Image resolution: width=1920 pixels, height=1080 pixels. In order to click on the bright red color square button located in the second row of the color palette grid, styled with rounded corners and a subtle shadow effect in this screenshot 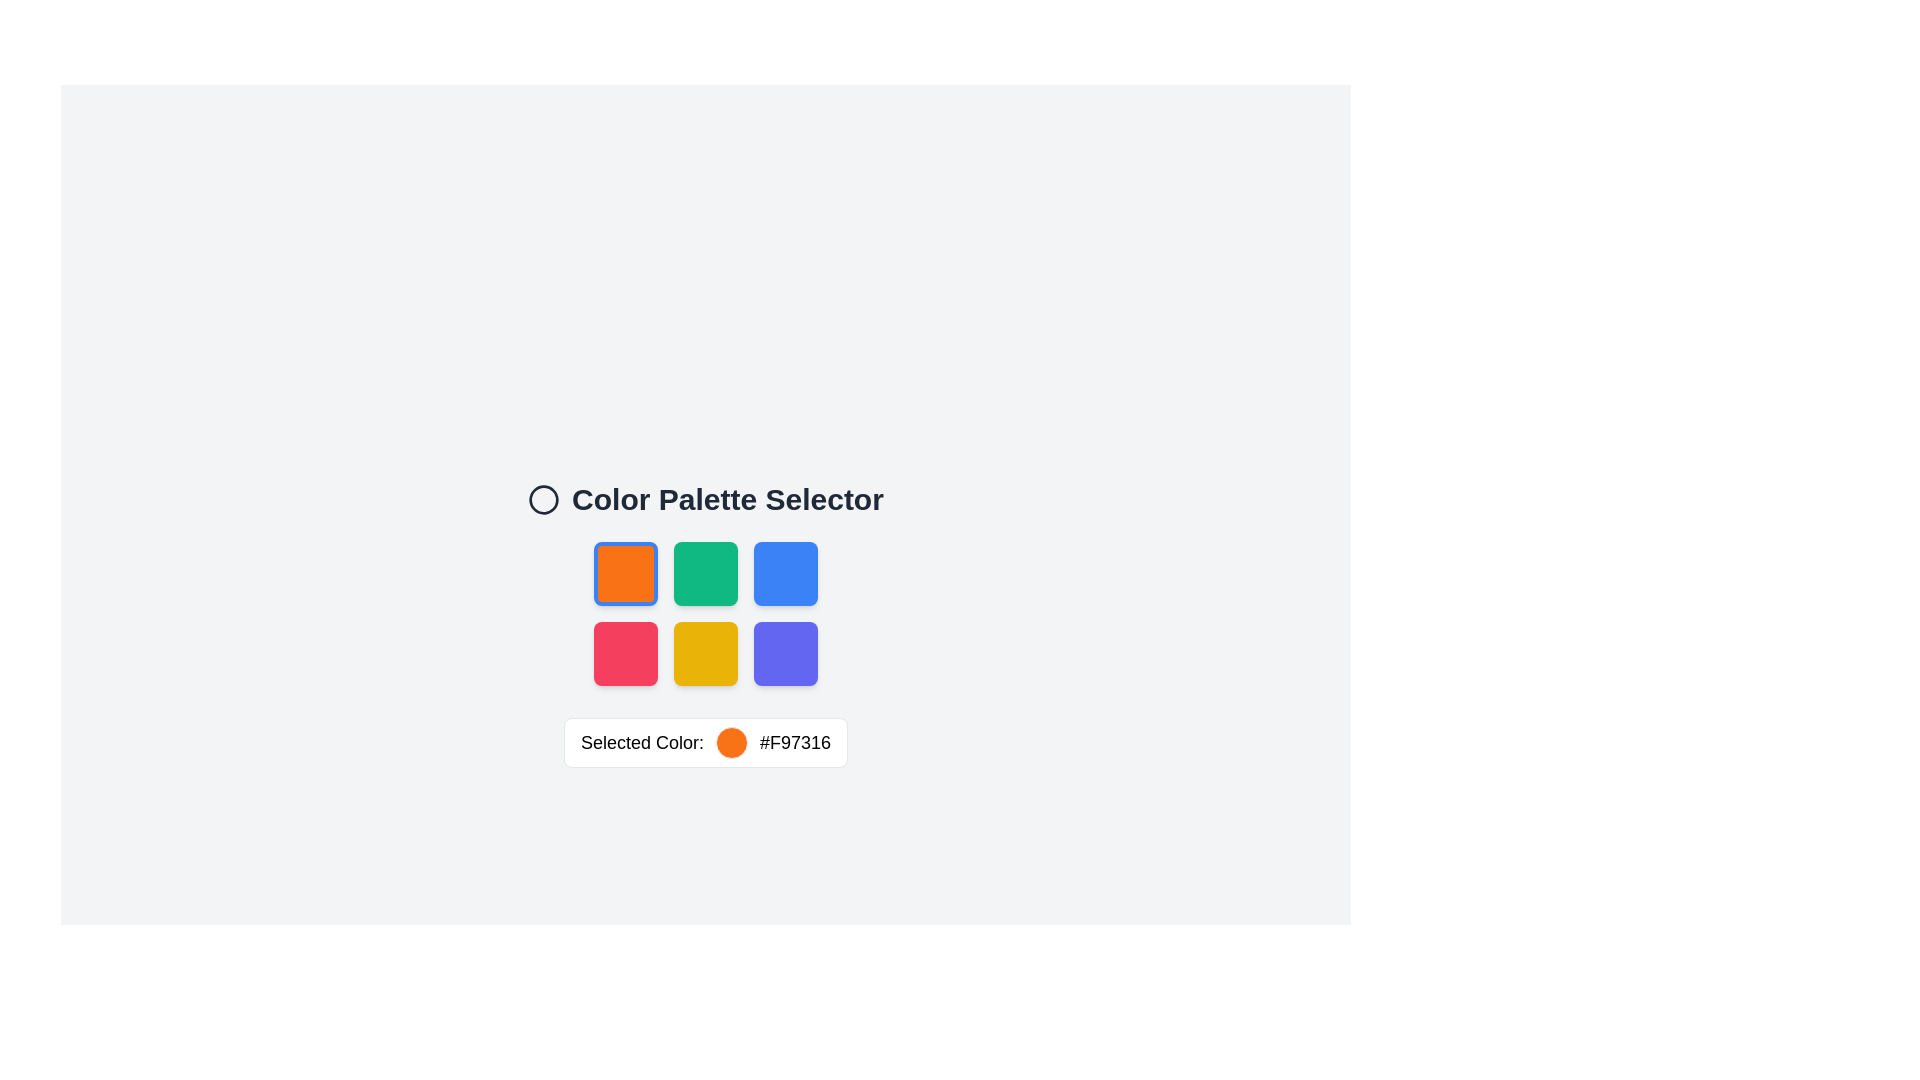, I will do `click(624, 654)`.